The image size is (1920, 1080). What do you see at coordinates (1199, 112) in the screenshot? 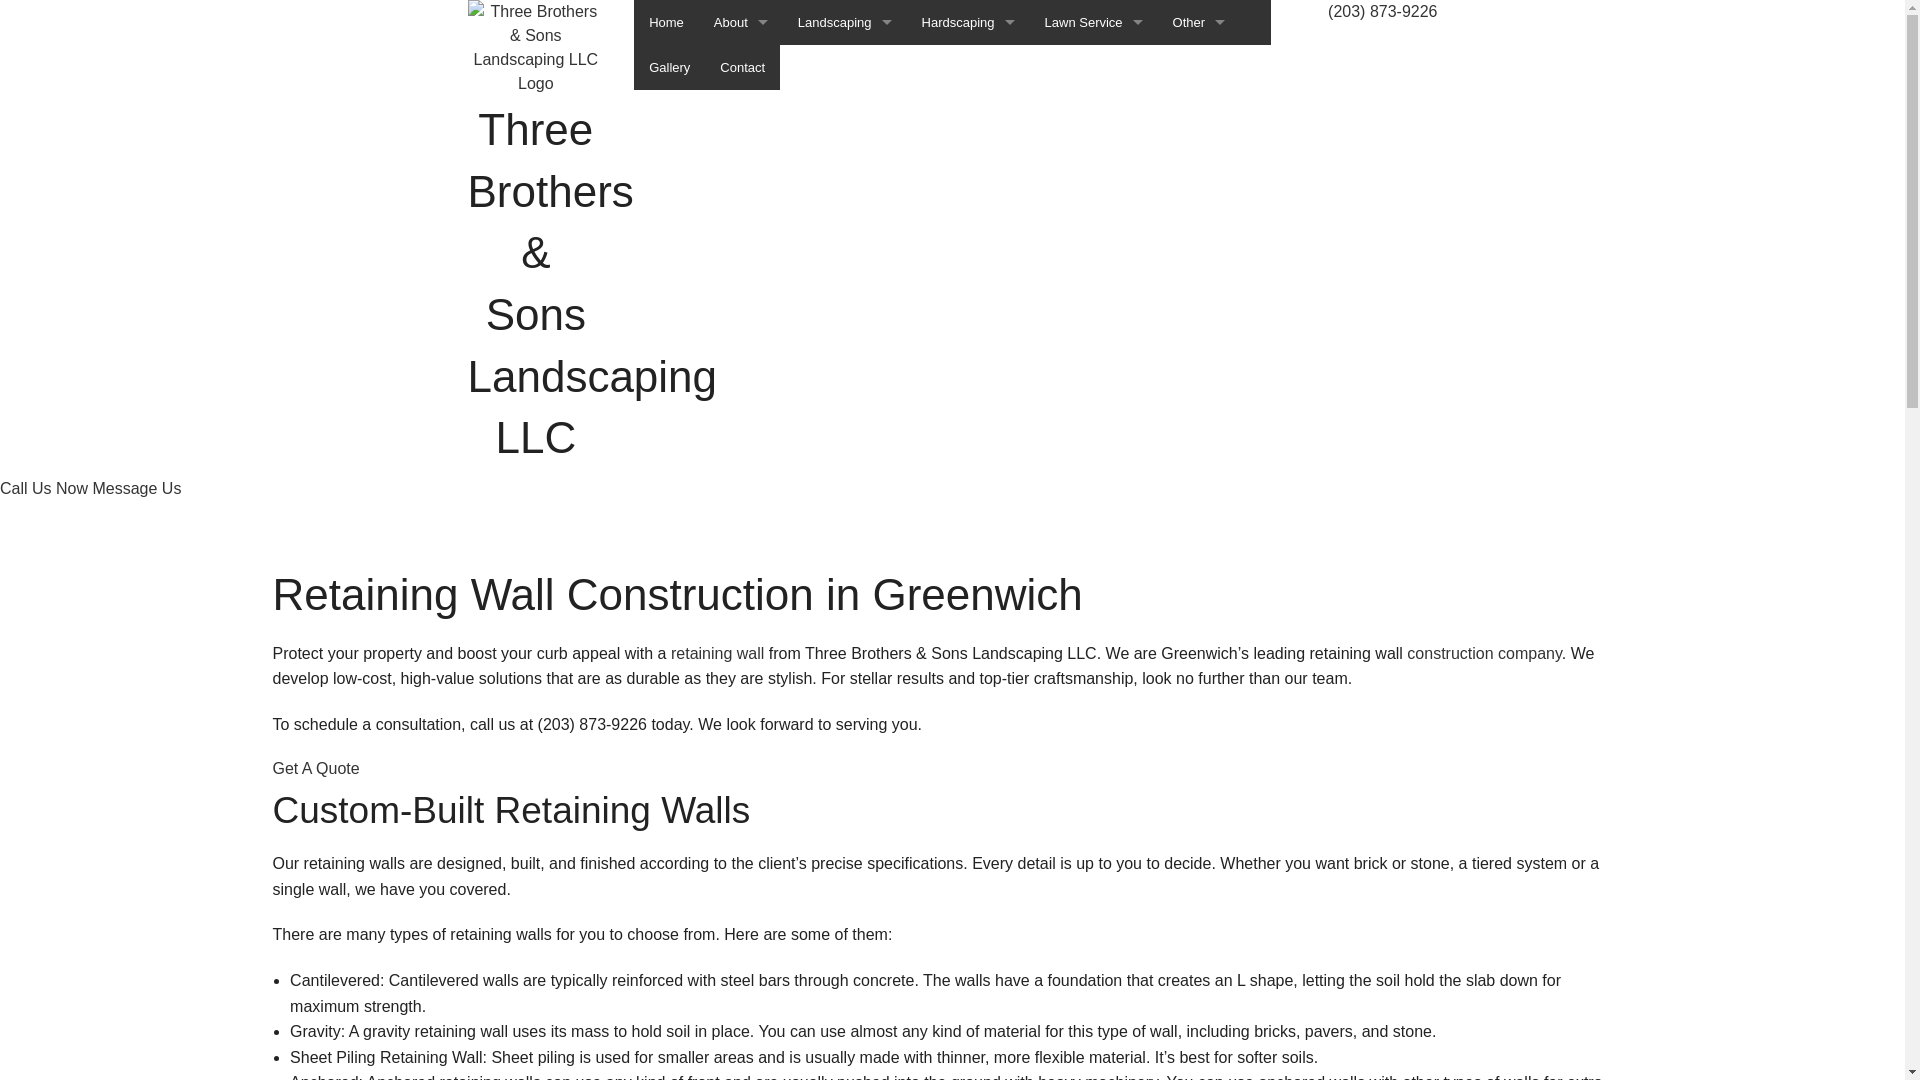
I see `'Ice Control Services'` at bounding box center [1199, 112].